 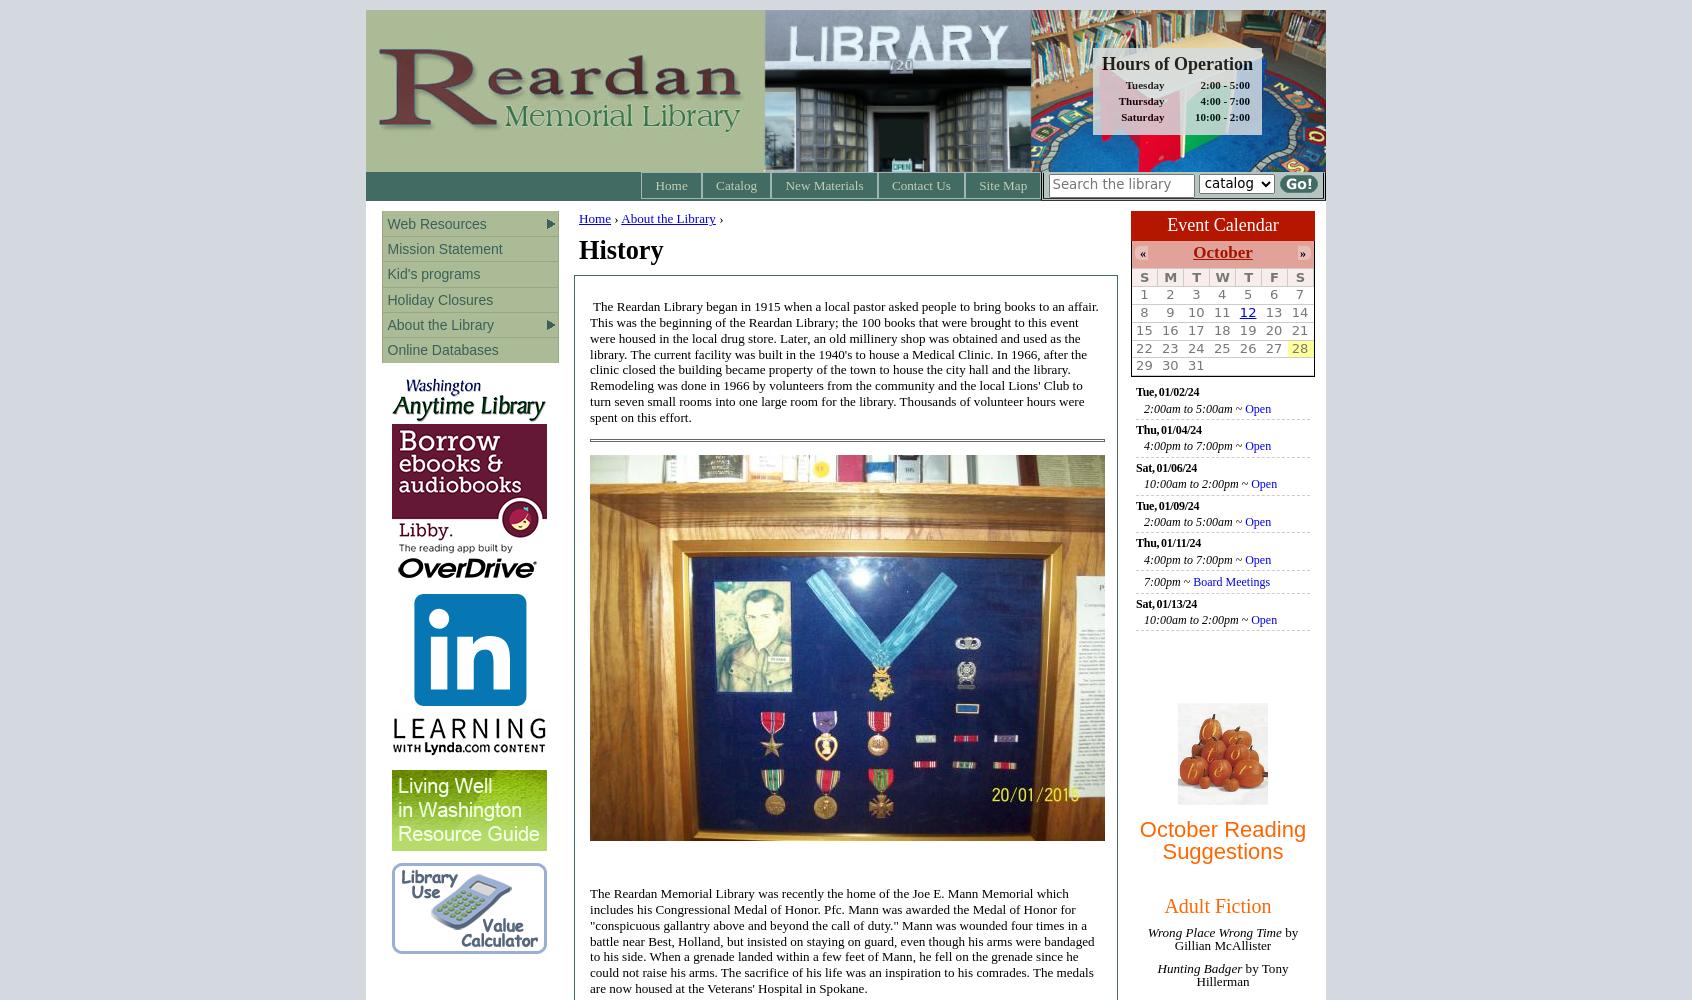 I want to click on '25', so click(x=1221, y=346).